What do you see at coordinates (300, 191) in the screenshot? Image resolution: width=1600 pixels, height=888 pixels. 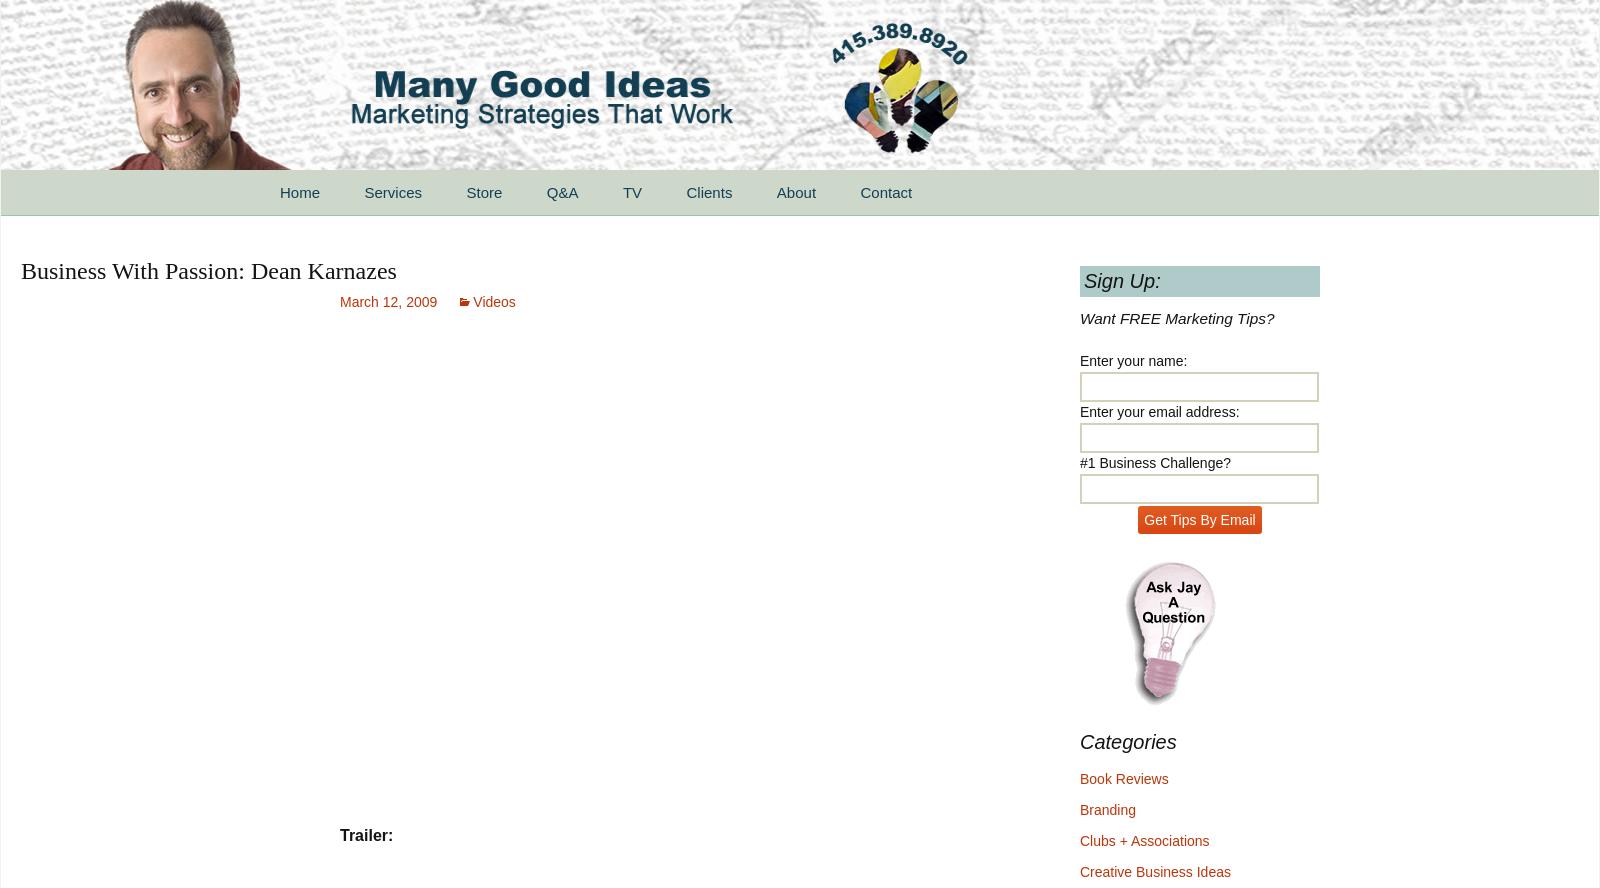 I see `'Home'` at bounding box center [300, 191].